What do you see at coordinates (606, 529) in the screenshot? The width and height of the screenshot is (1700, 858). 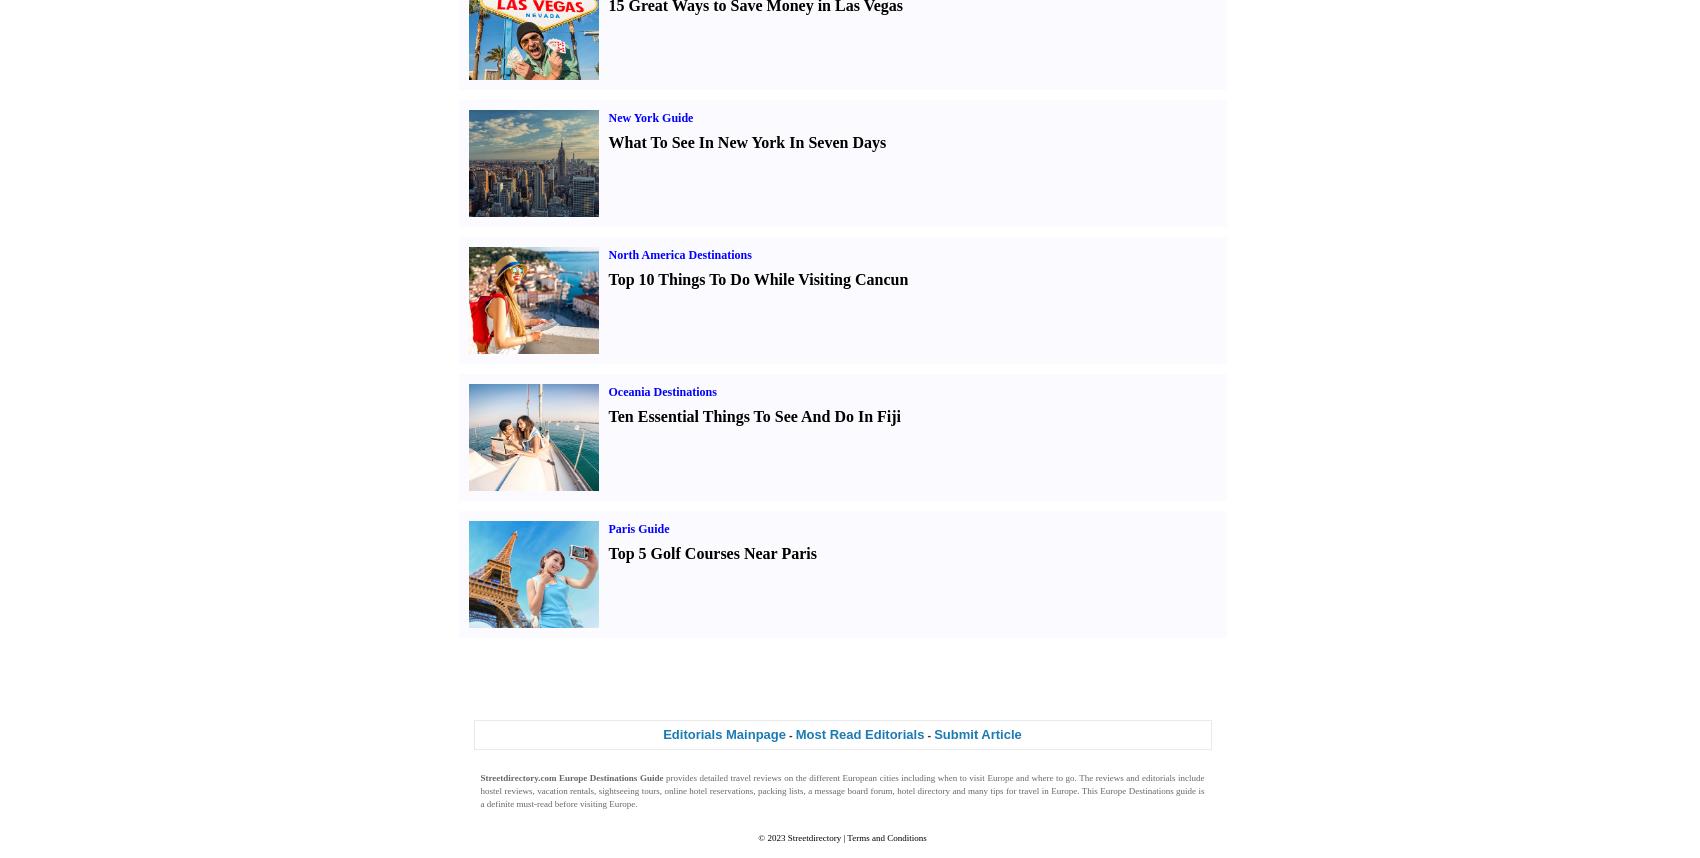 I see `'Paris Guide'` at bounding box center [606, 529].